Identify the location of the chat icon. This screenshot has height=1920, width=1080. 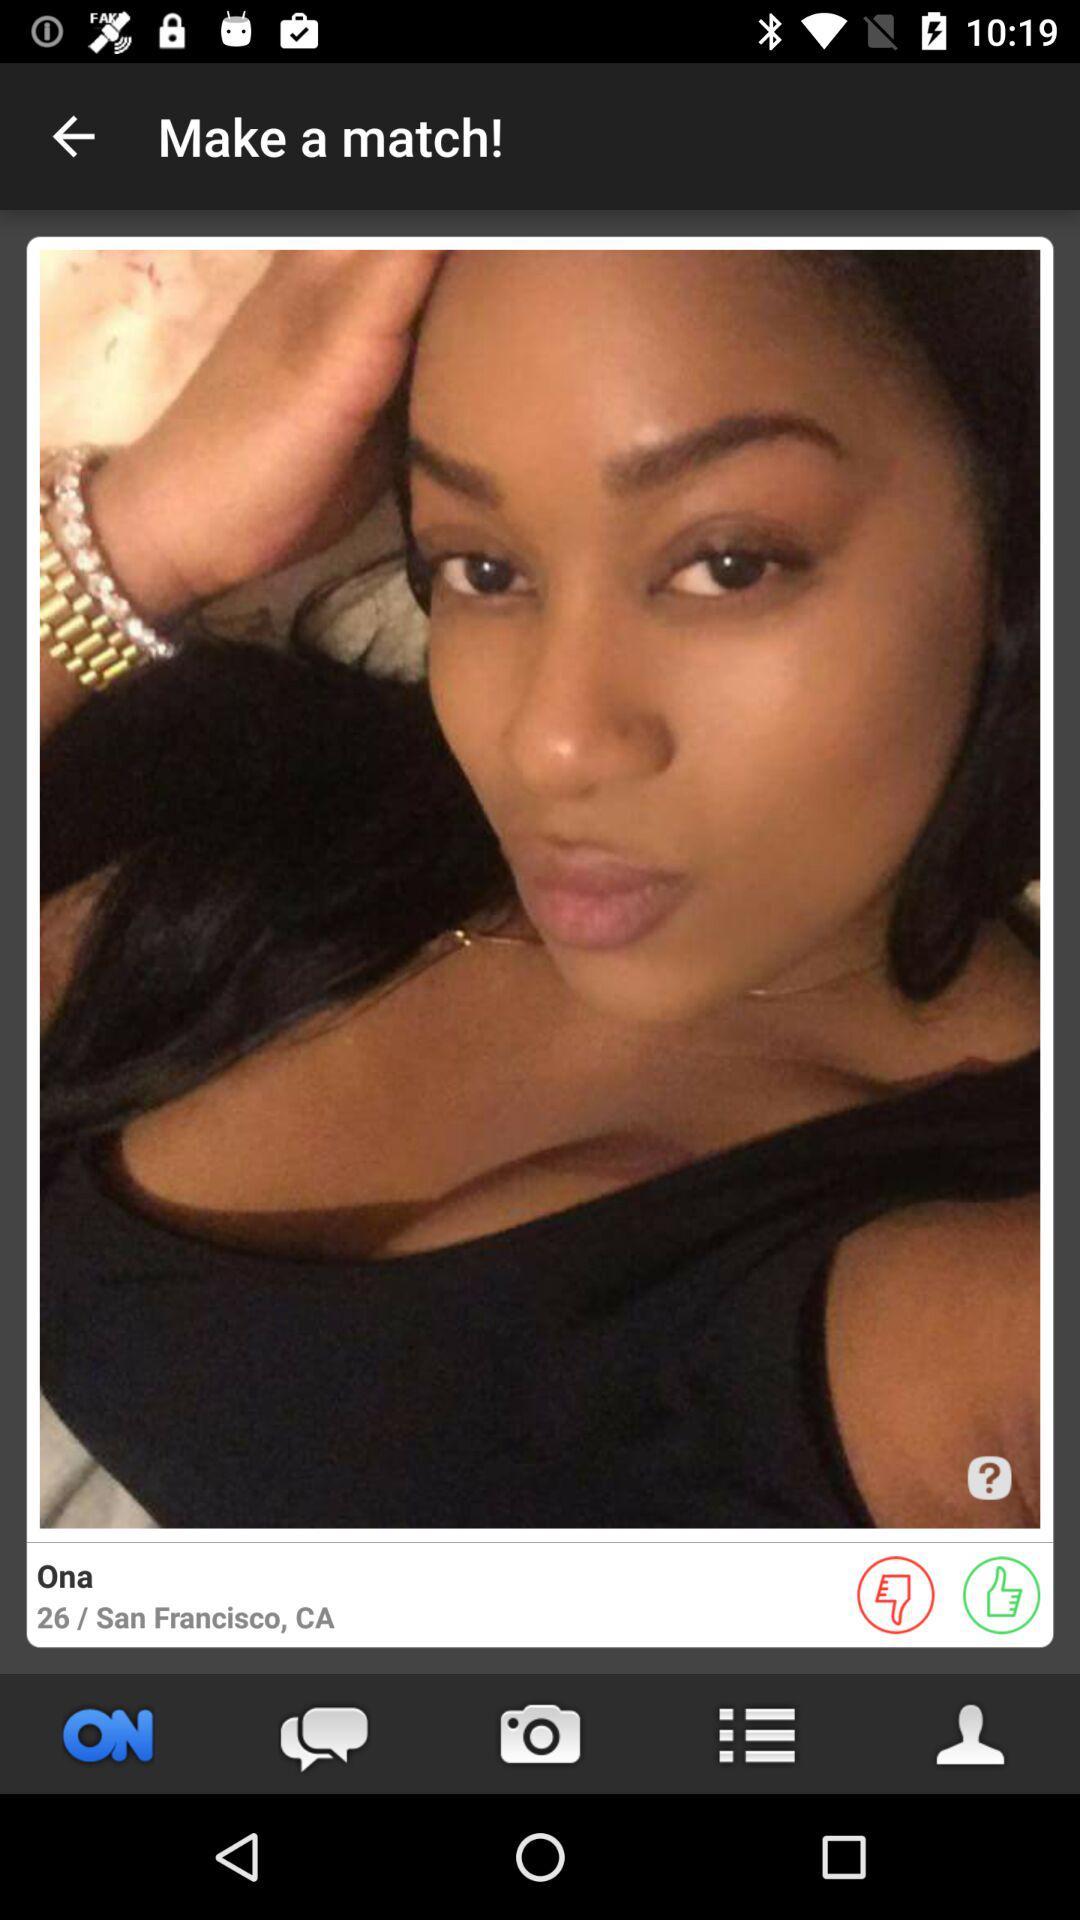
(323, 1733).